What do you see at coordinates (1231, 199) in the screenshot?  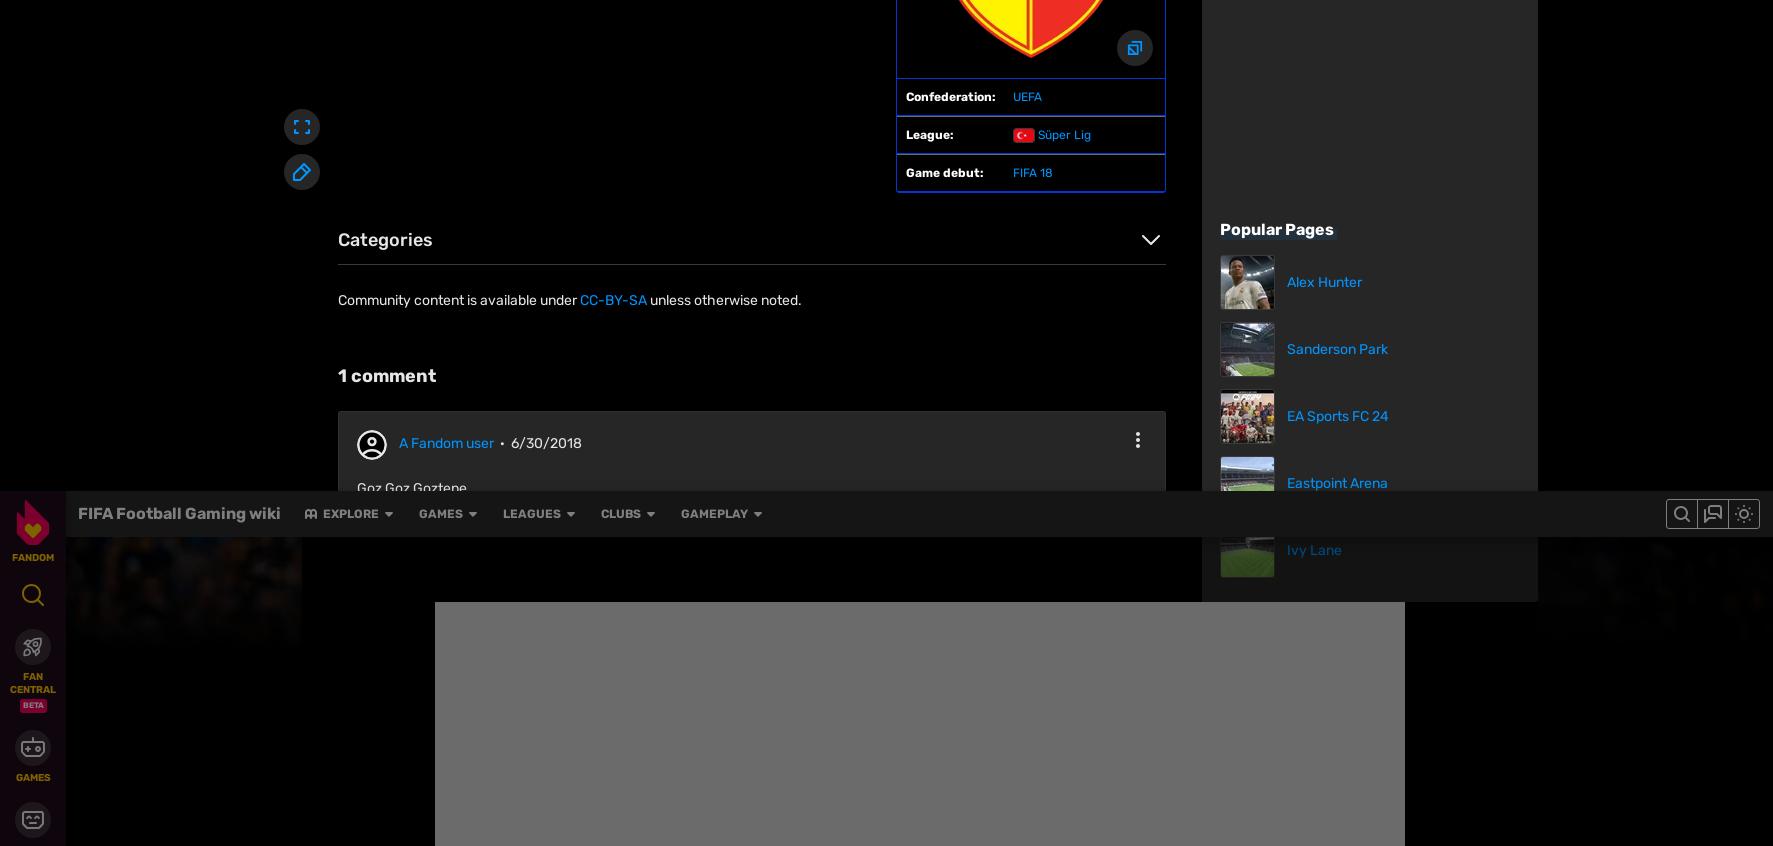 I see `'Tranmere Rovers F.C.'` at bounding box center [1231, 199].